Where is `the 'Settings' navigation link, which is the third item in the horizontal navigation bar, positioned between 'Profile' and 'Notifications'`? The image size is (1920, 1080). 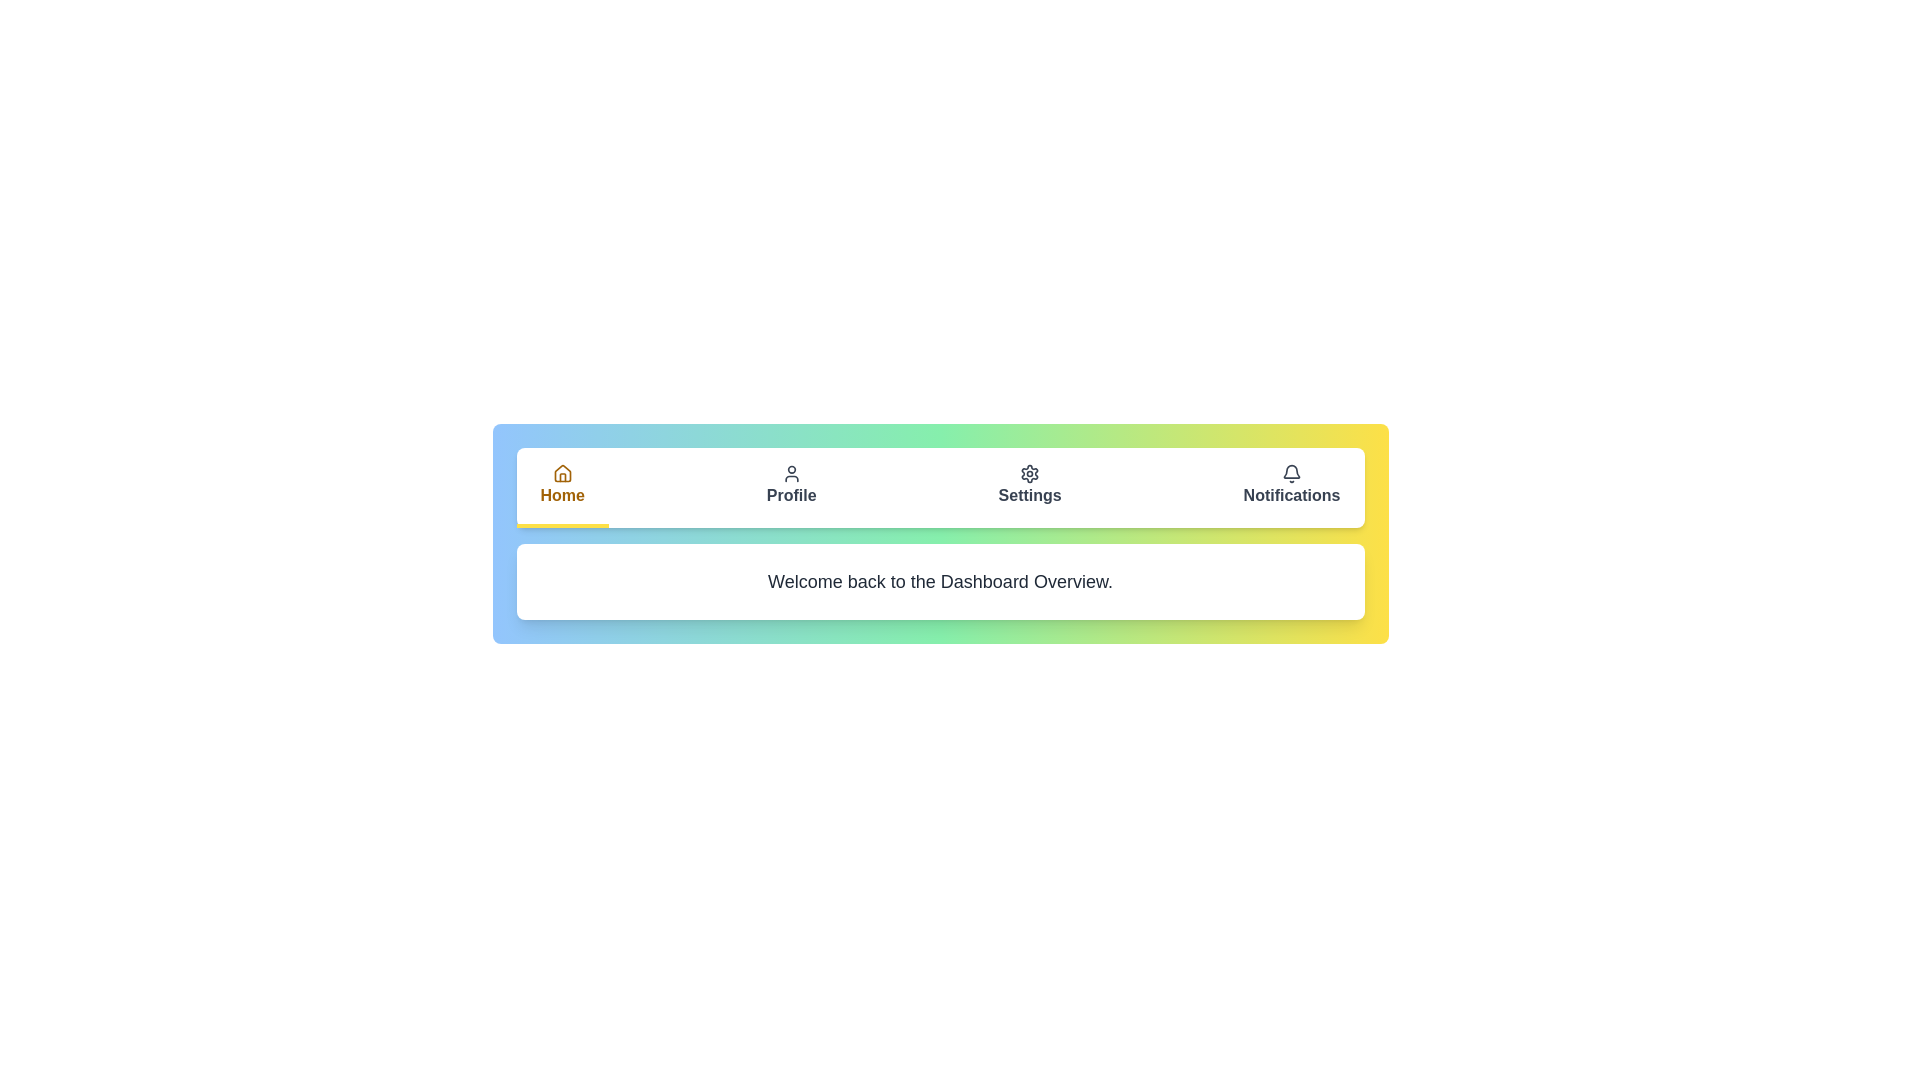
the 'Settings' navigation link, which is the third item in the horizontal navigation bar, positioned between 'Profile' and 'Notifications' is located at coordinates (1030, 488).